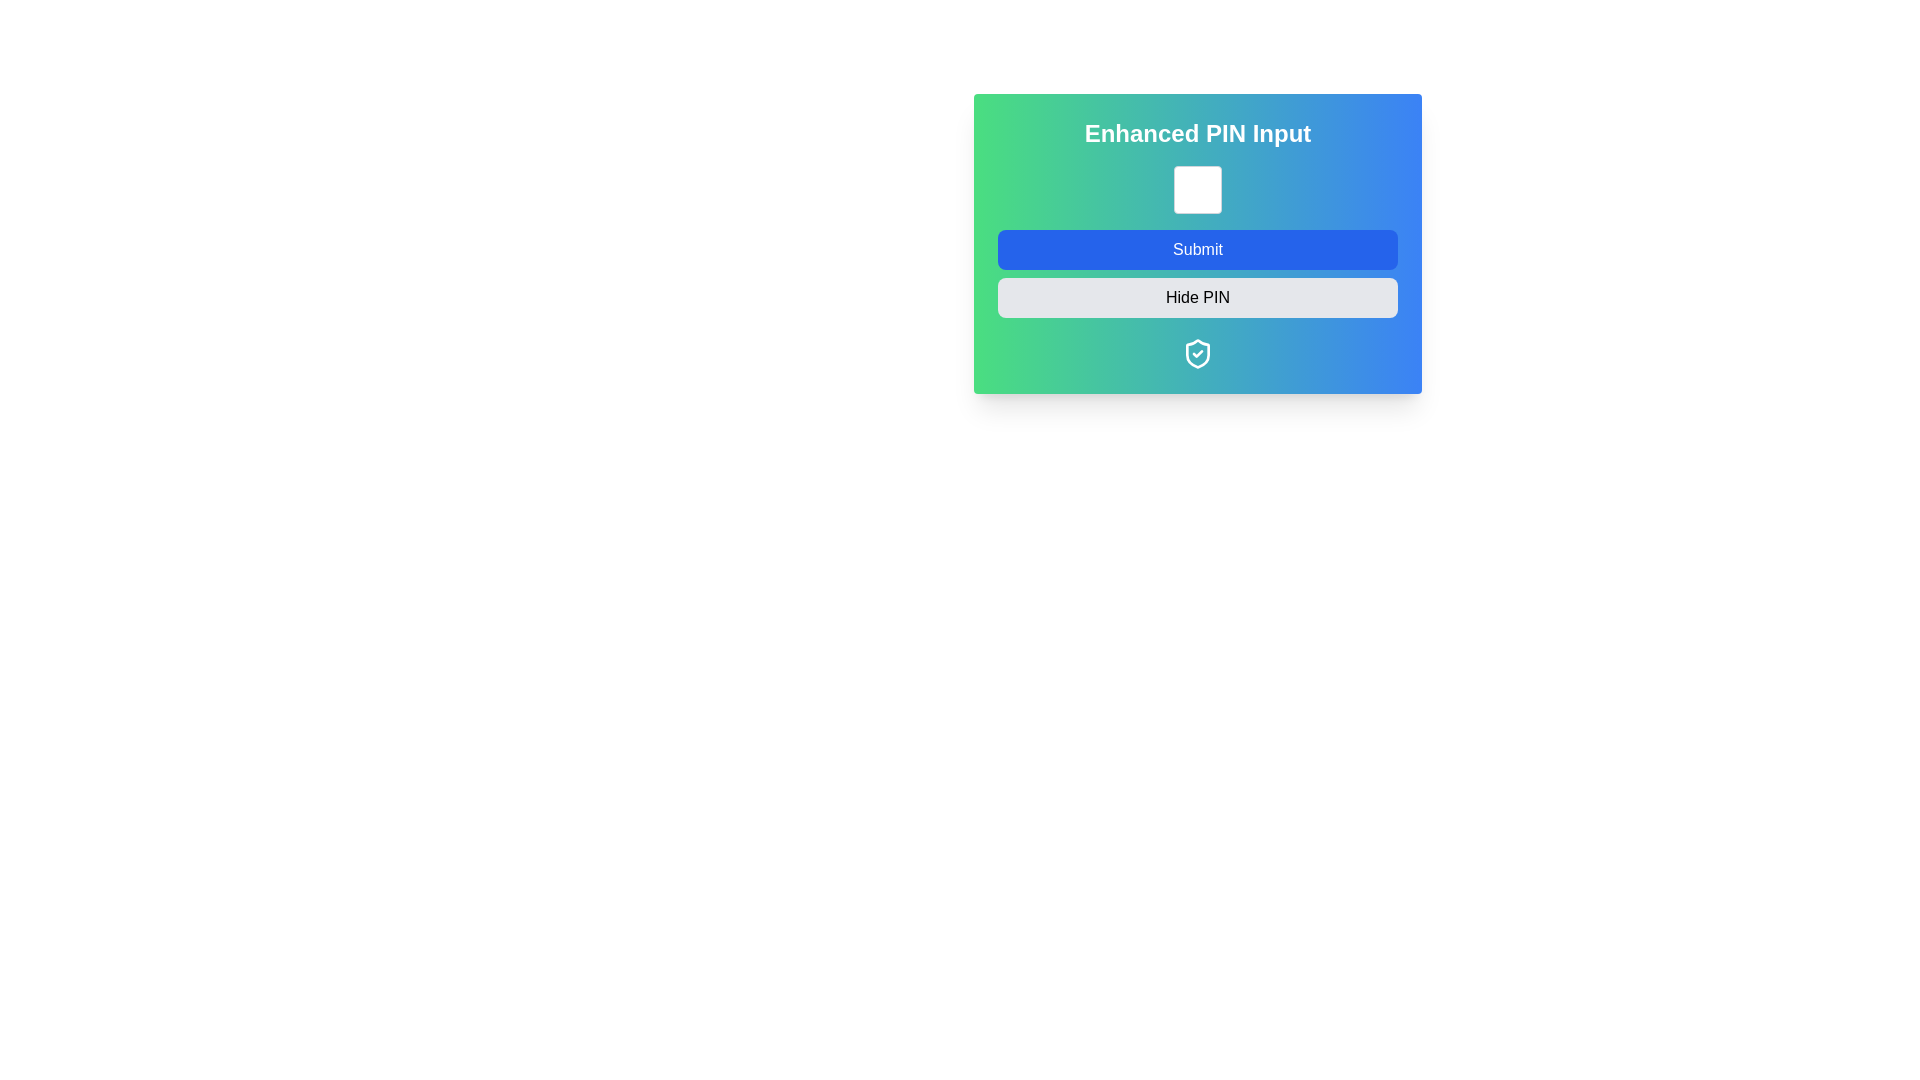 The width and height of the screenshot is (1920, 1080). I want to click on the shield-shaped icon with a checkmark inside, which is styled with a white stroke and located below the 'Hide PIN' button in the card-like structure, so click(1198, 353).